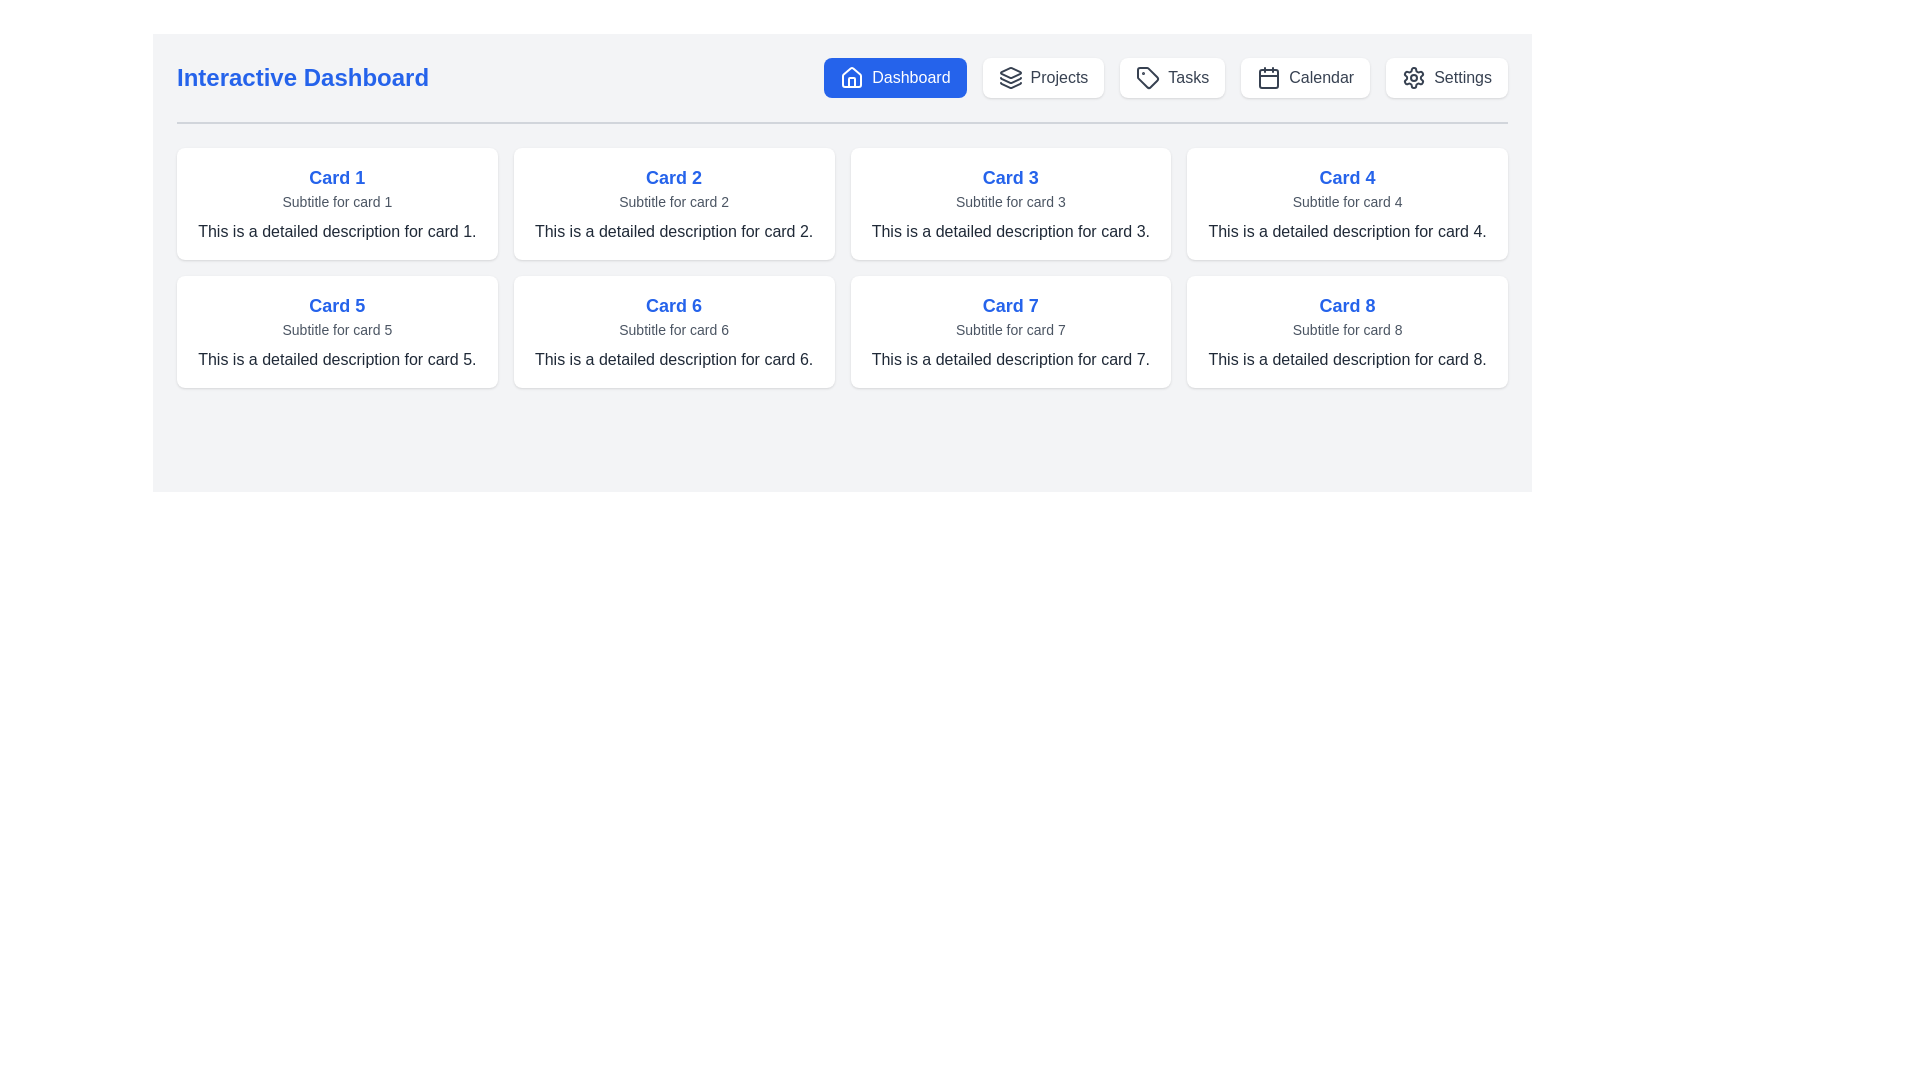 This screenshot has width=1920, height=1080. Describe the element at coordinates (1347, 305) in the screenshot. I see `the text label 'Card 8', which is styled with bold, larger font in bright blue color, located at the top of its containing card in the first row, fourth column of the card grid layout` at that location.